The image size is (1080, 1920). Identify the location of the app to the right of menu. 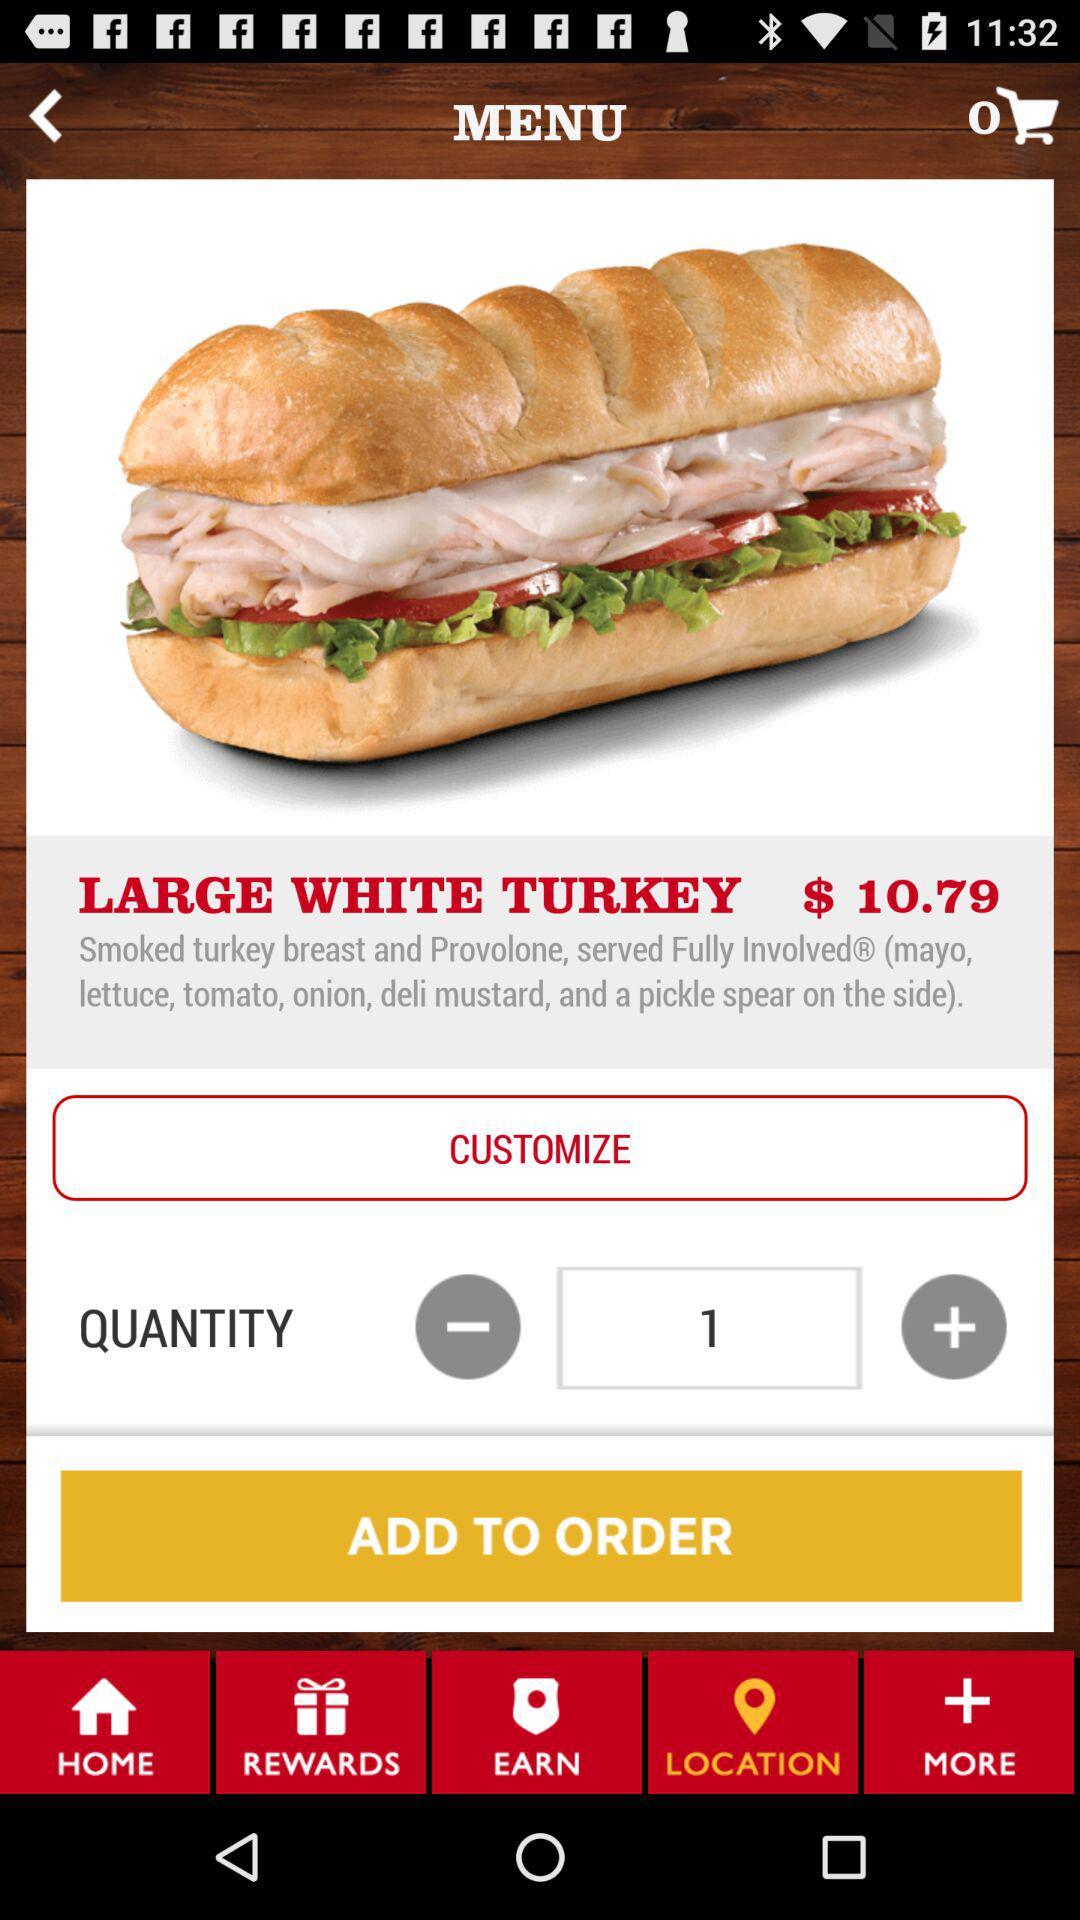
(1023, 114).